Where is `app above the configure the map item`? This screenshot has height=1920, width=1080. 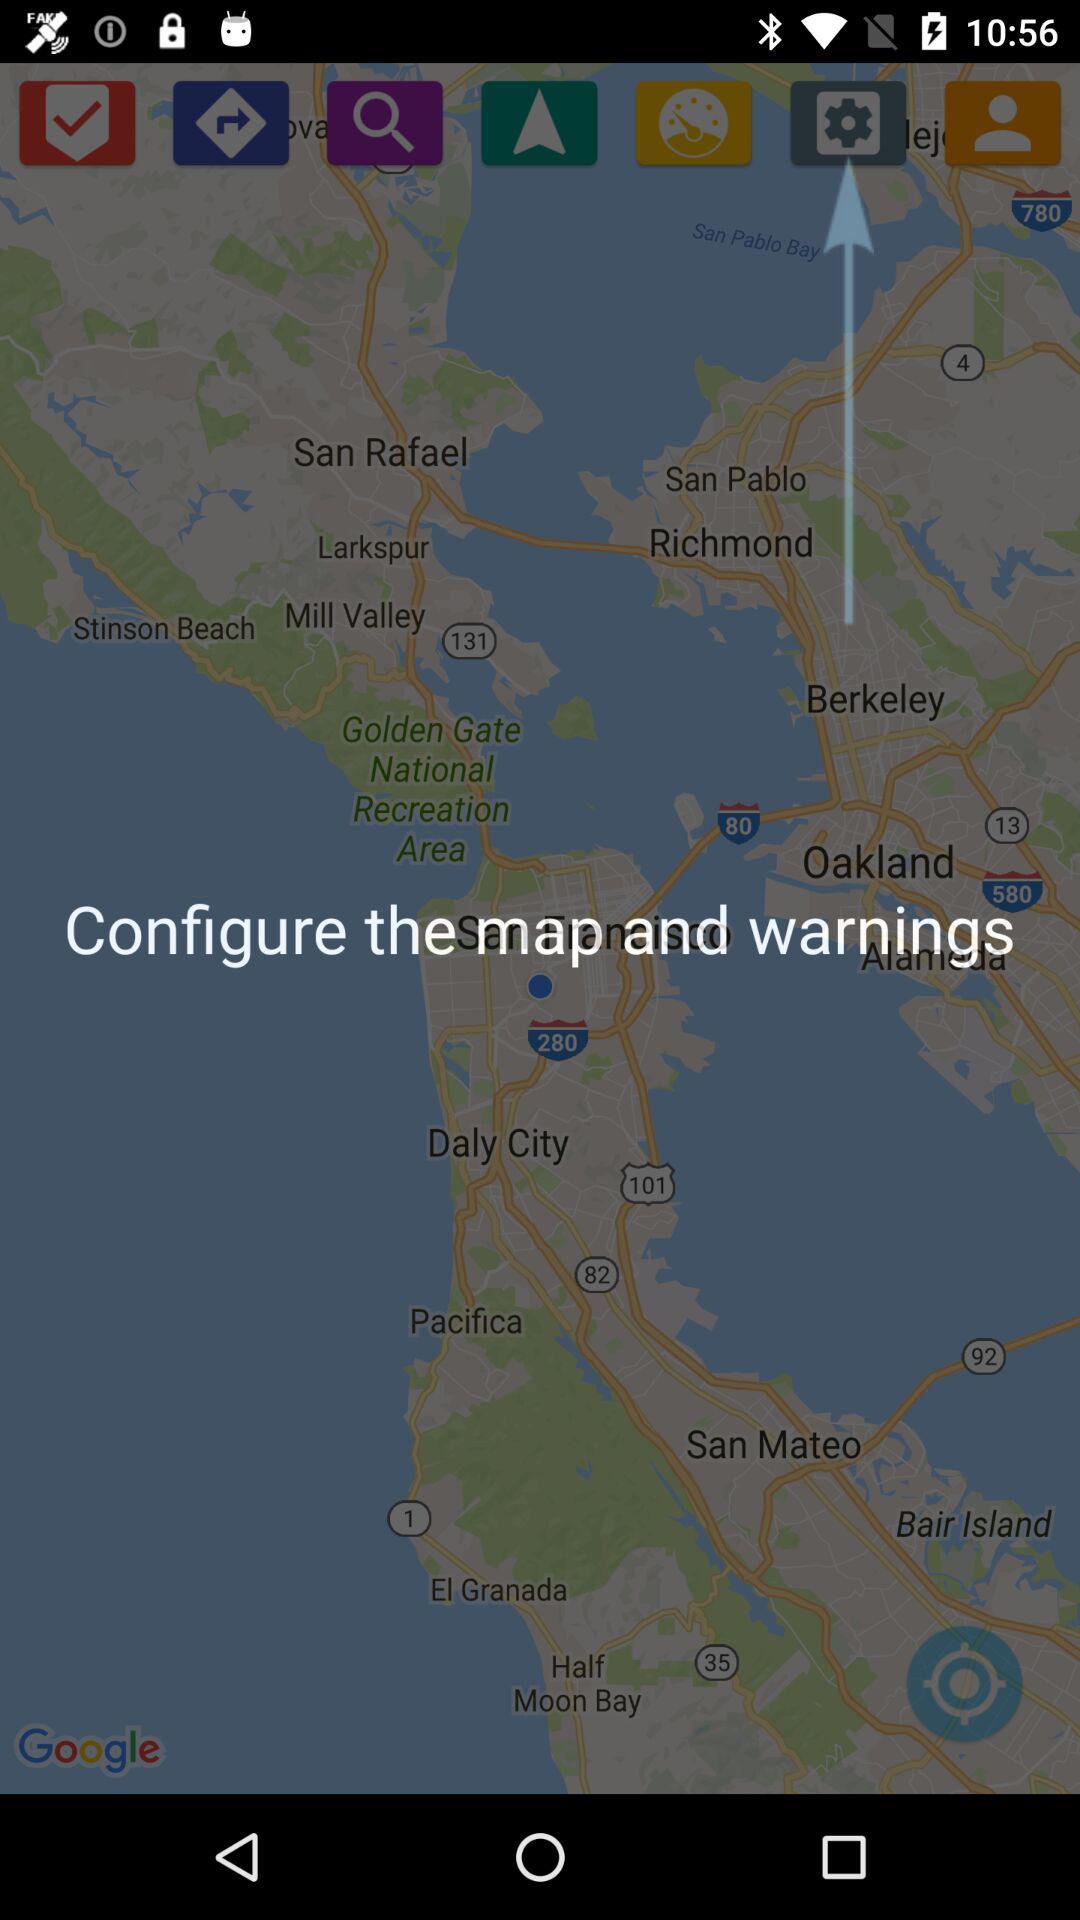 app above the configure the map item is located at coordinates (538, 121).